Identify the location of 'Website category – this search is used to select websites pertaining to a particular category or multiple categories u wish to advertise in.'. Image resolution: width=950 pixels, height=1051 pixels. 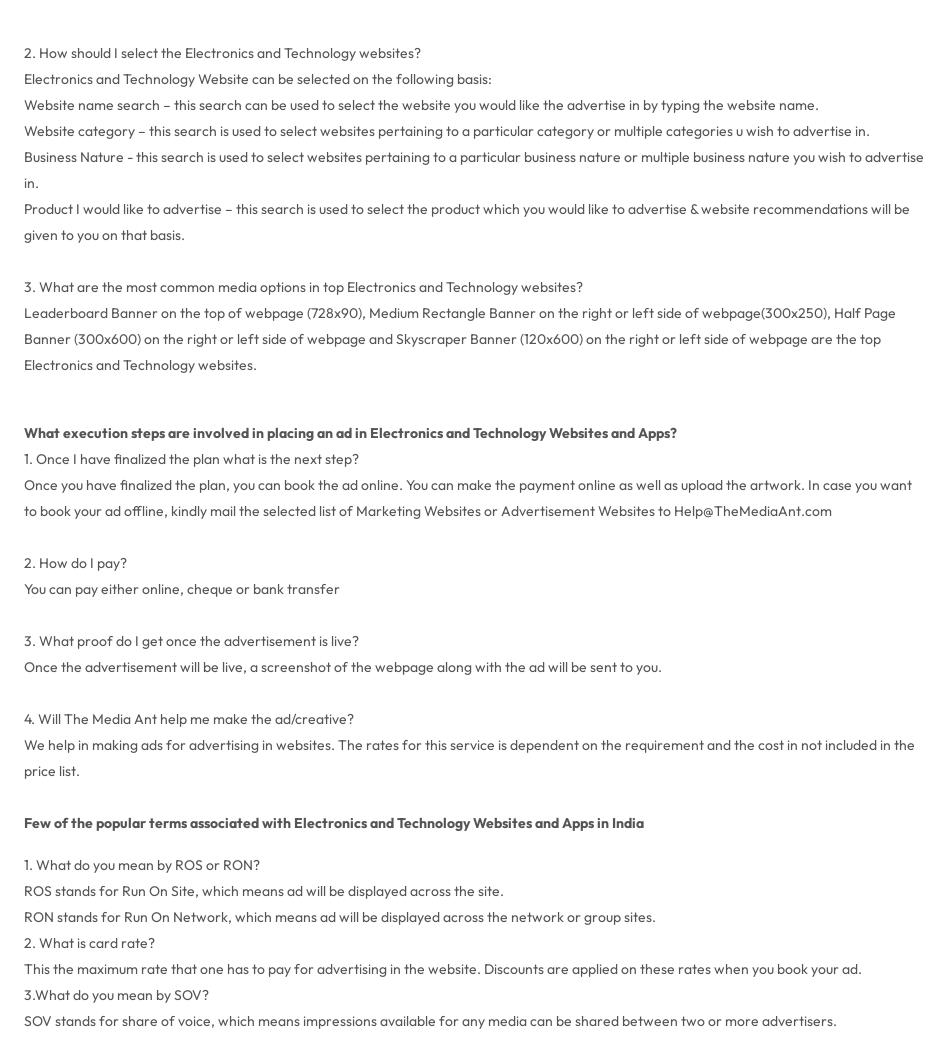
(445, 129).